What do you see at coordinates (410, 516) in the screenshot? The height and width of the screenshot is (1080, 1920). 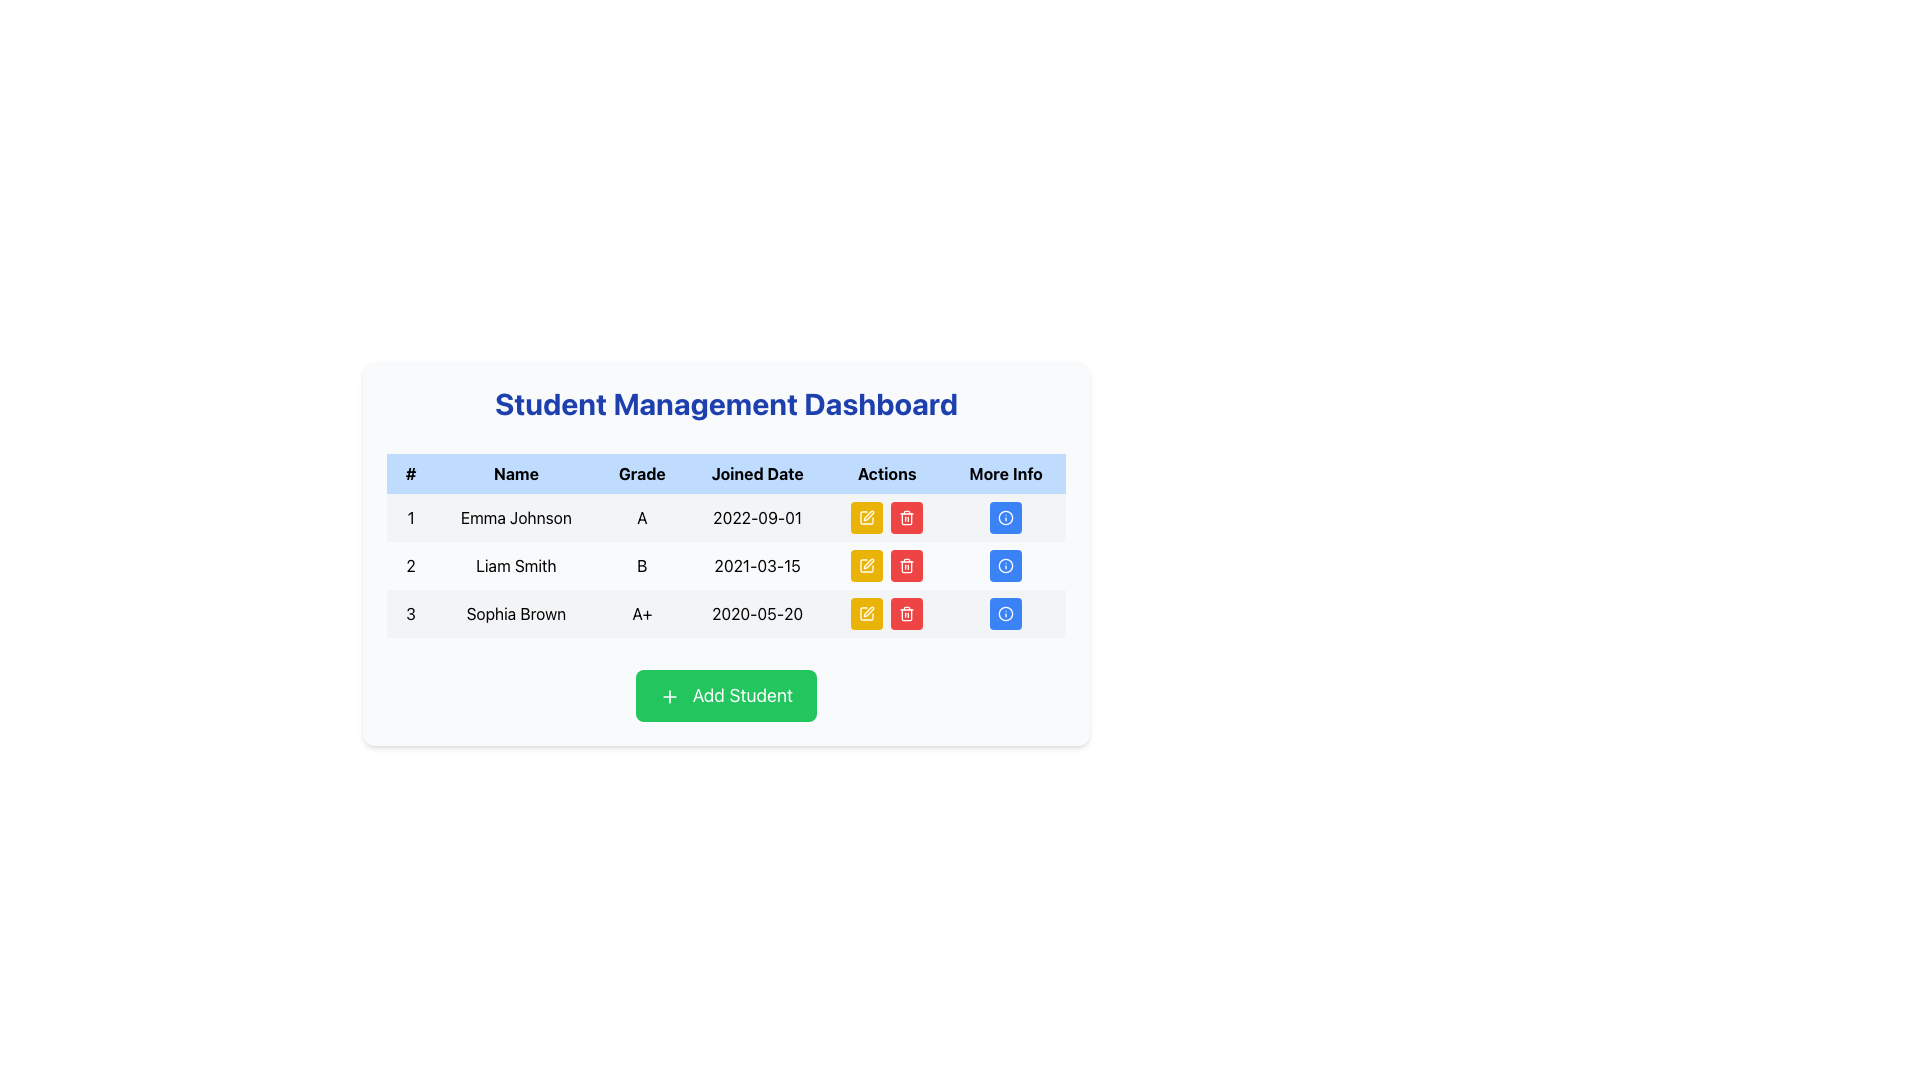 I see `numeric label displaying the text '1' located in the first cell of the first row of the data table, adjacent to the cell containing 'Emma Johnson'` at bounding box center [410, 516].